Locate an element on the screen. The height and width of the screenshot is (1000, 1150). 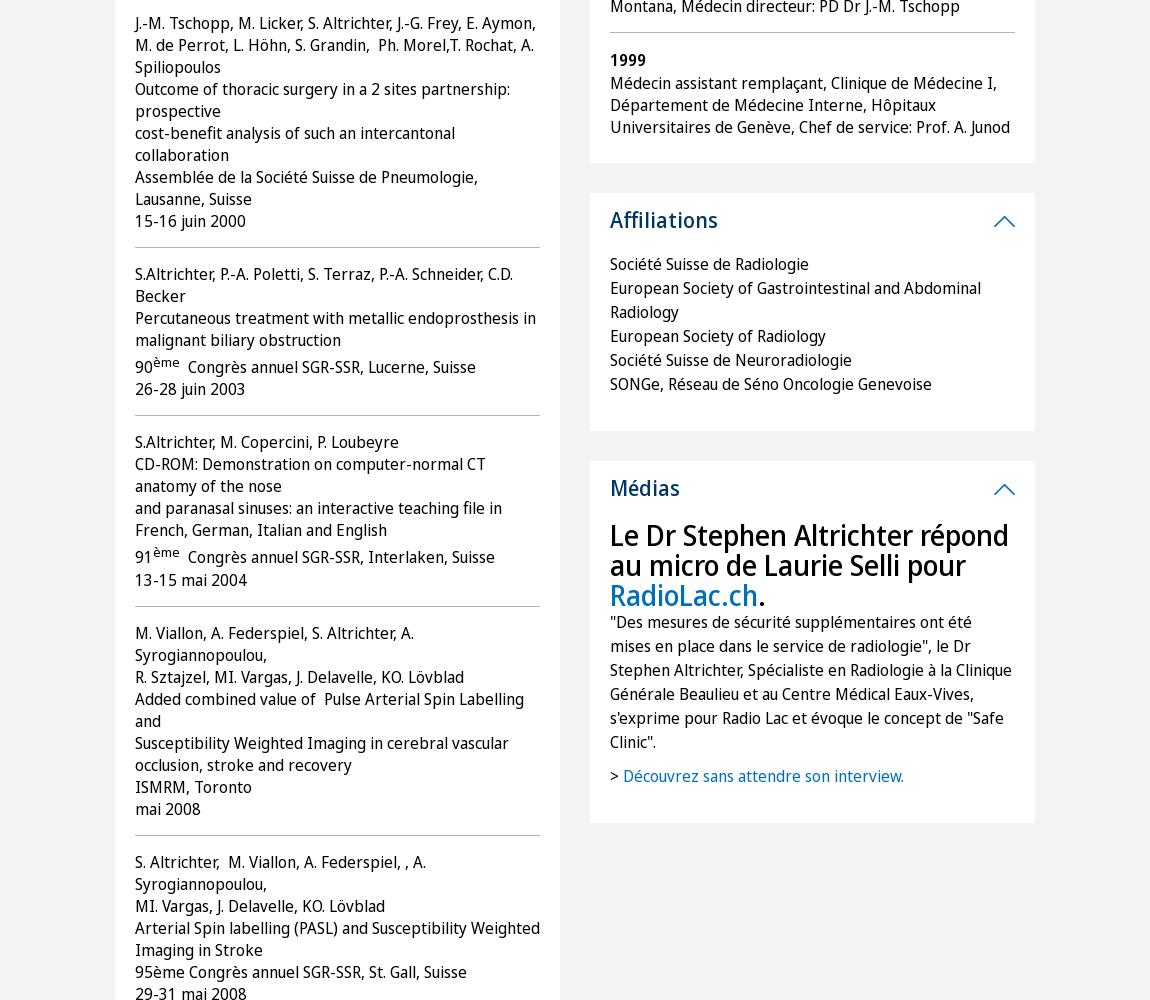
'Médecin assistant remplaçant, Clinique de Médecine I, Département de Médecine Interne, Hôpitaux Universitaires de Genève, Chef de service: Prof. A. Junod' is located at coordinates (808, 104).